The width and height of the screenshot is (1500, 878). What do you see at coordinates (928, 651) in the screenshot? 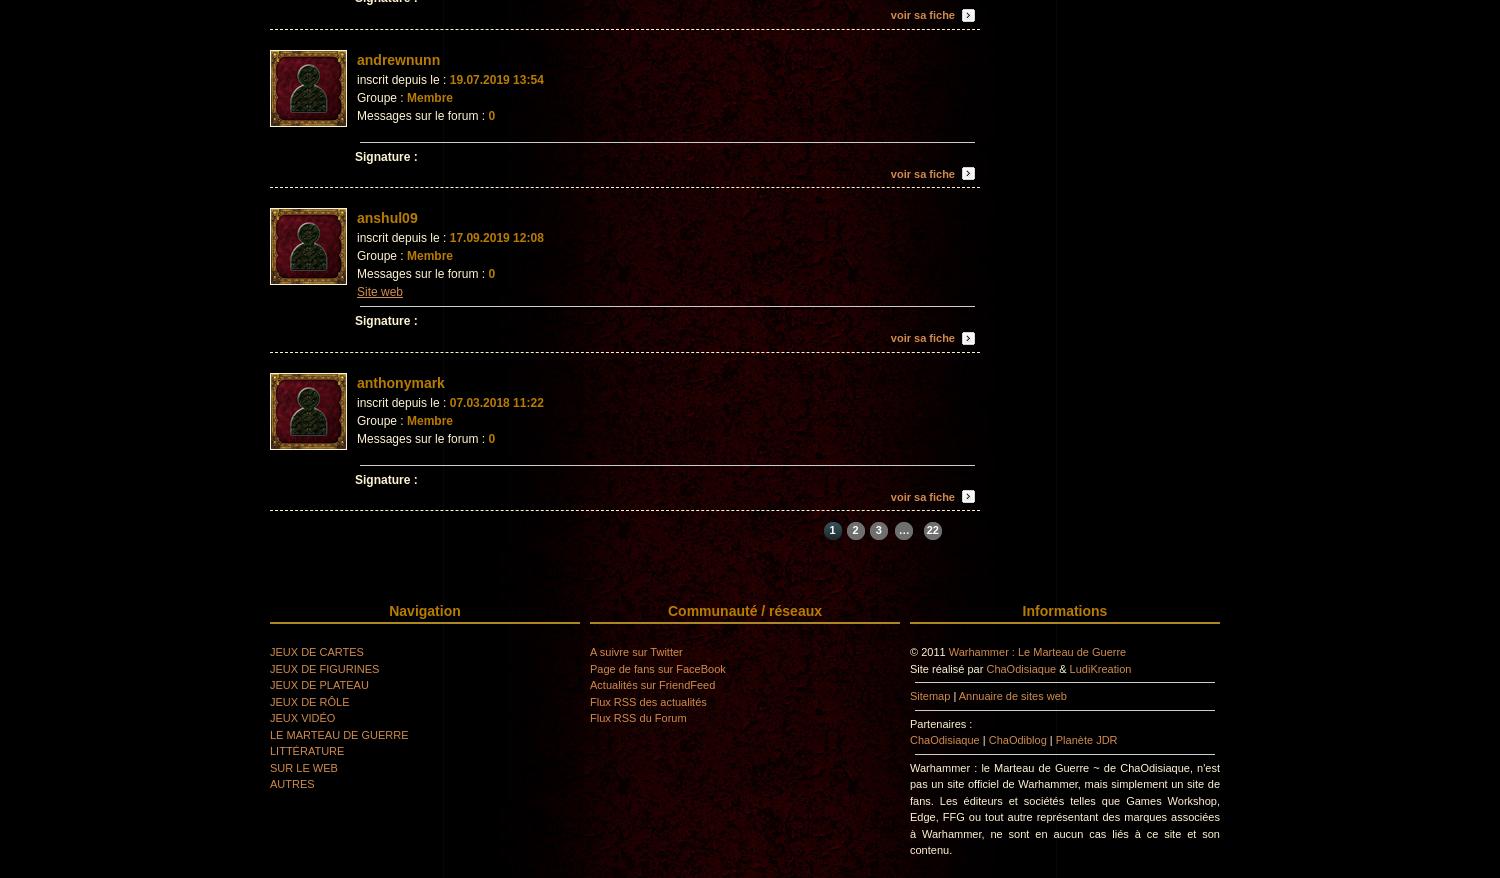
I see `'© 2011'` at bounding box center [928, 651].